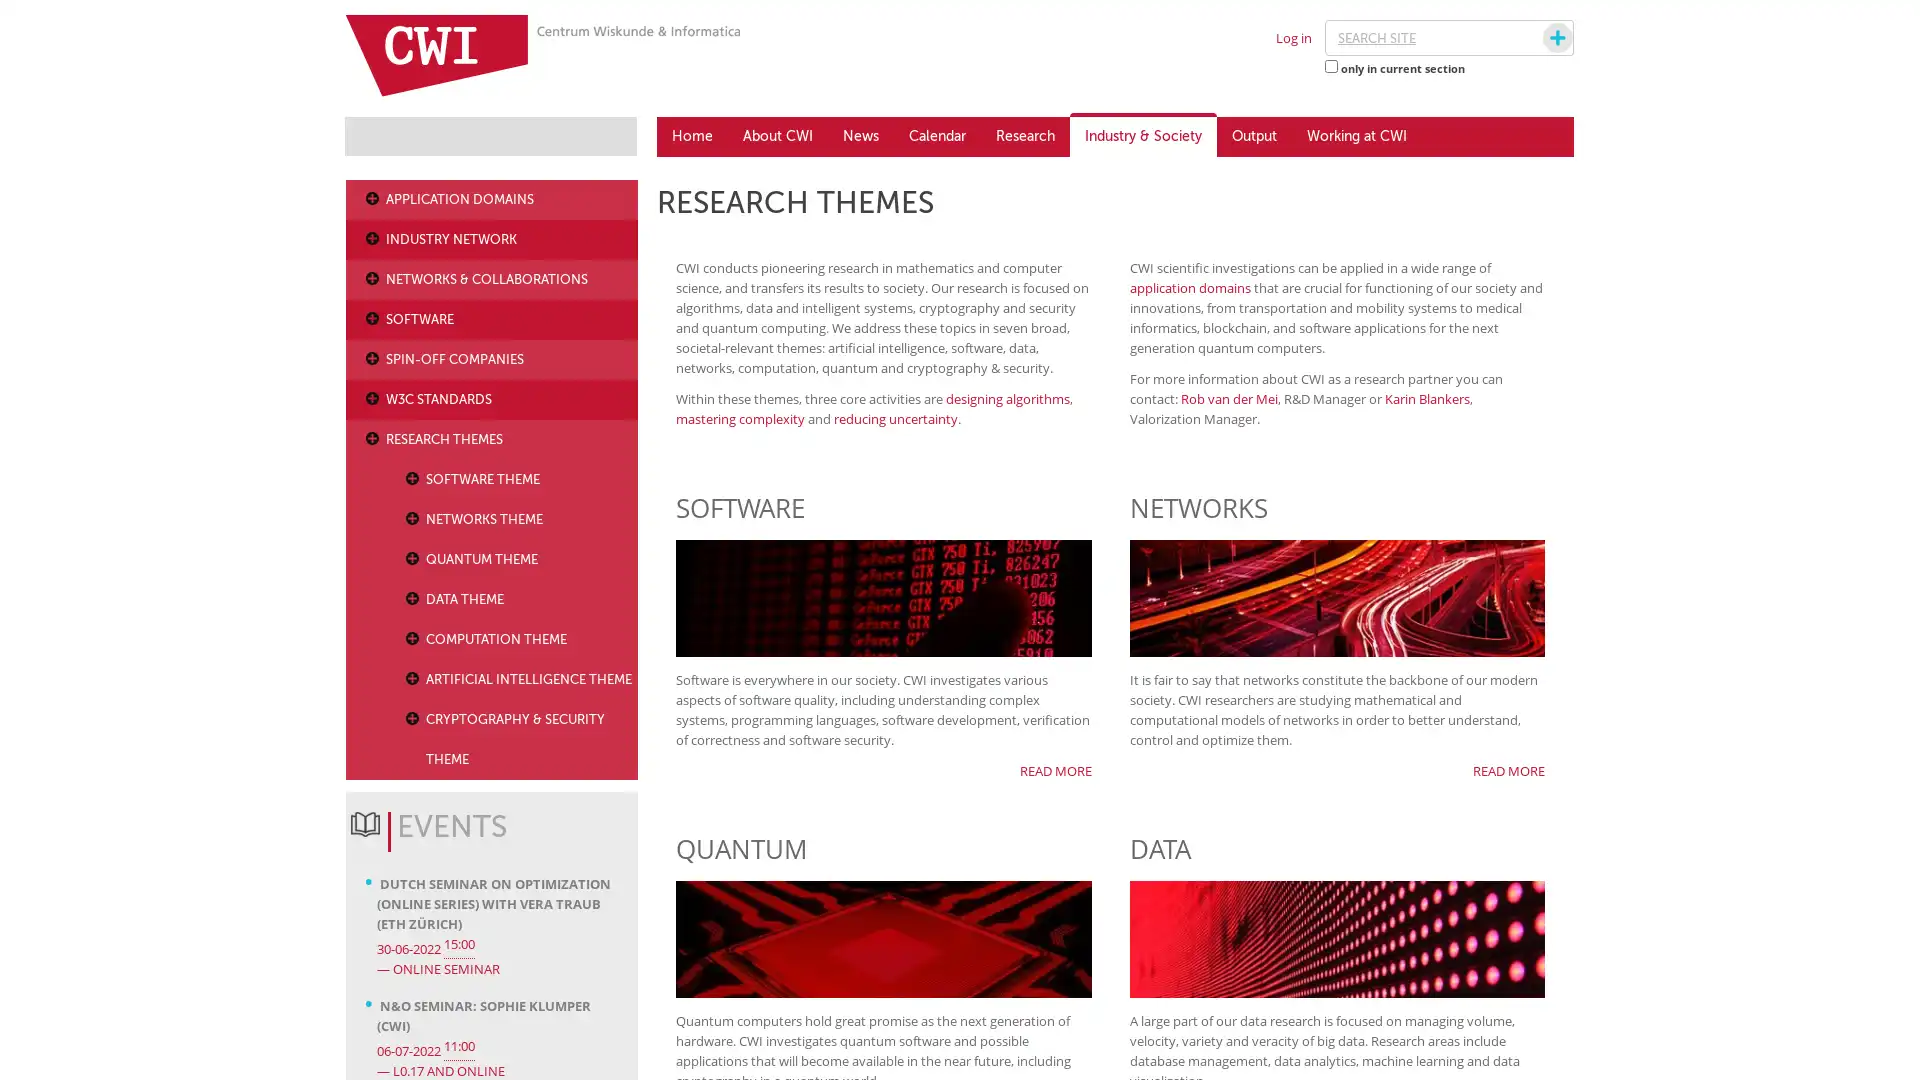 This screenshot has height=1080, width=1920. I want to click on Search, so click(1538, 38).